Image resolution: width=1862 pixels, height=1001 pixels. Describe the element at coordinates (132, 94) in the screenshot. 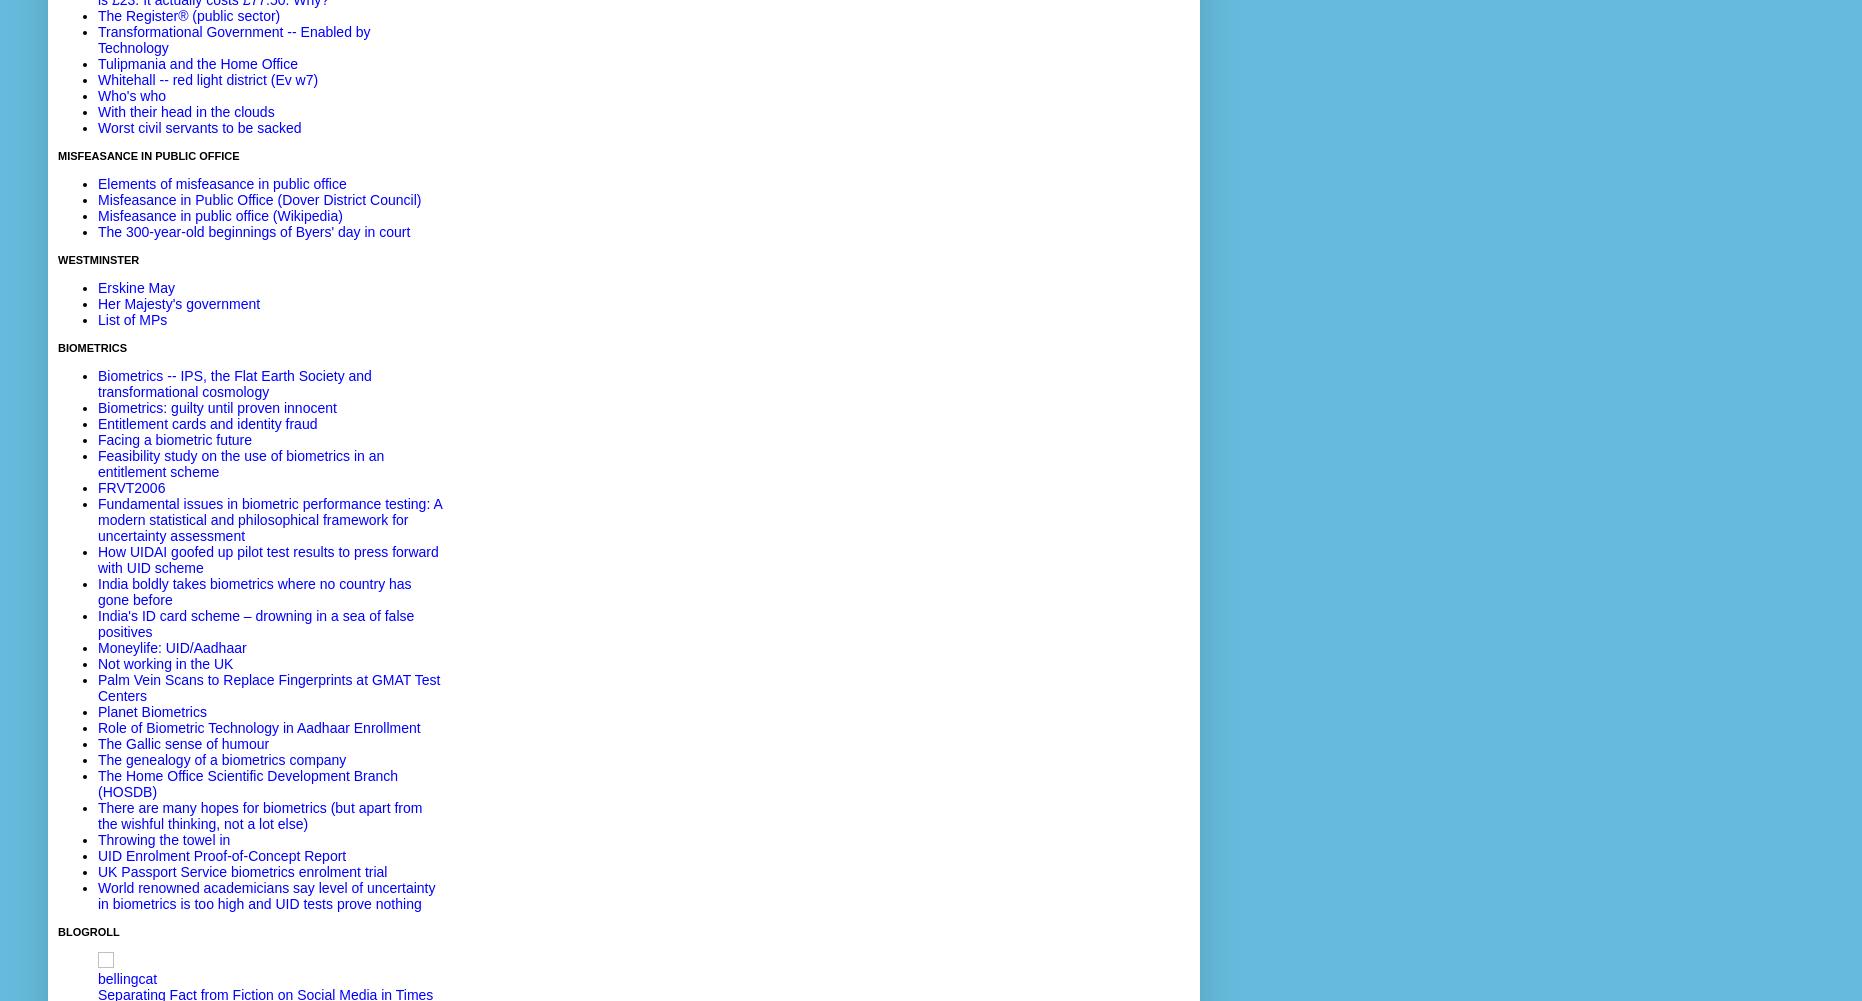

I see `'Who's who'` at that location.